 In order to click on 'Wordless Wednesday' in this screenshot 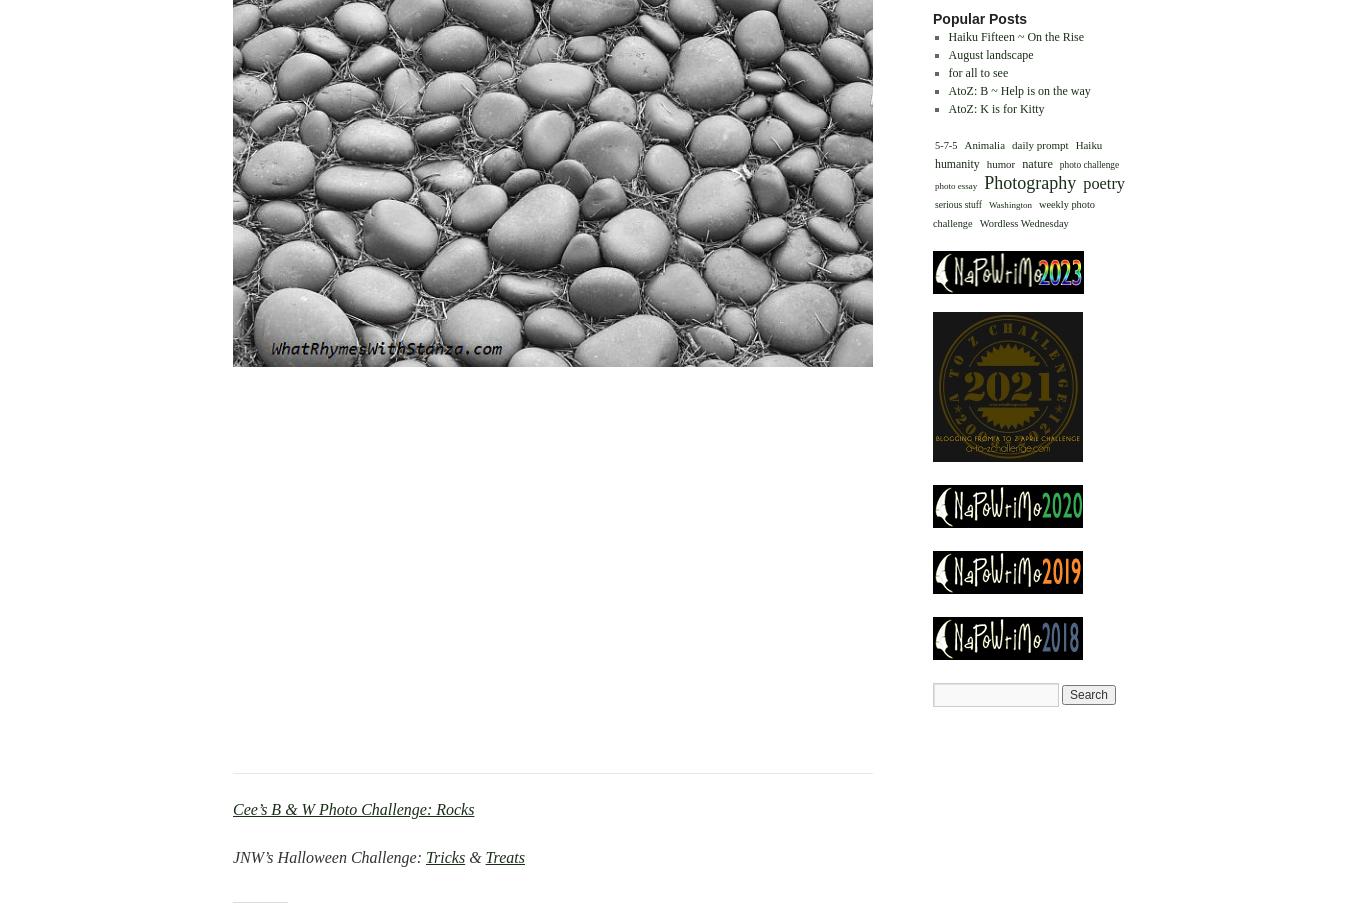, I will do `click(1023, 221)`.